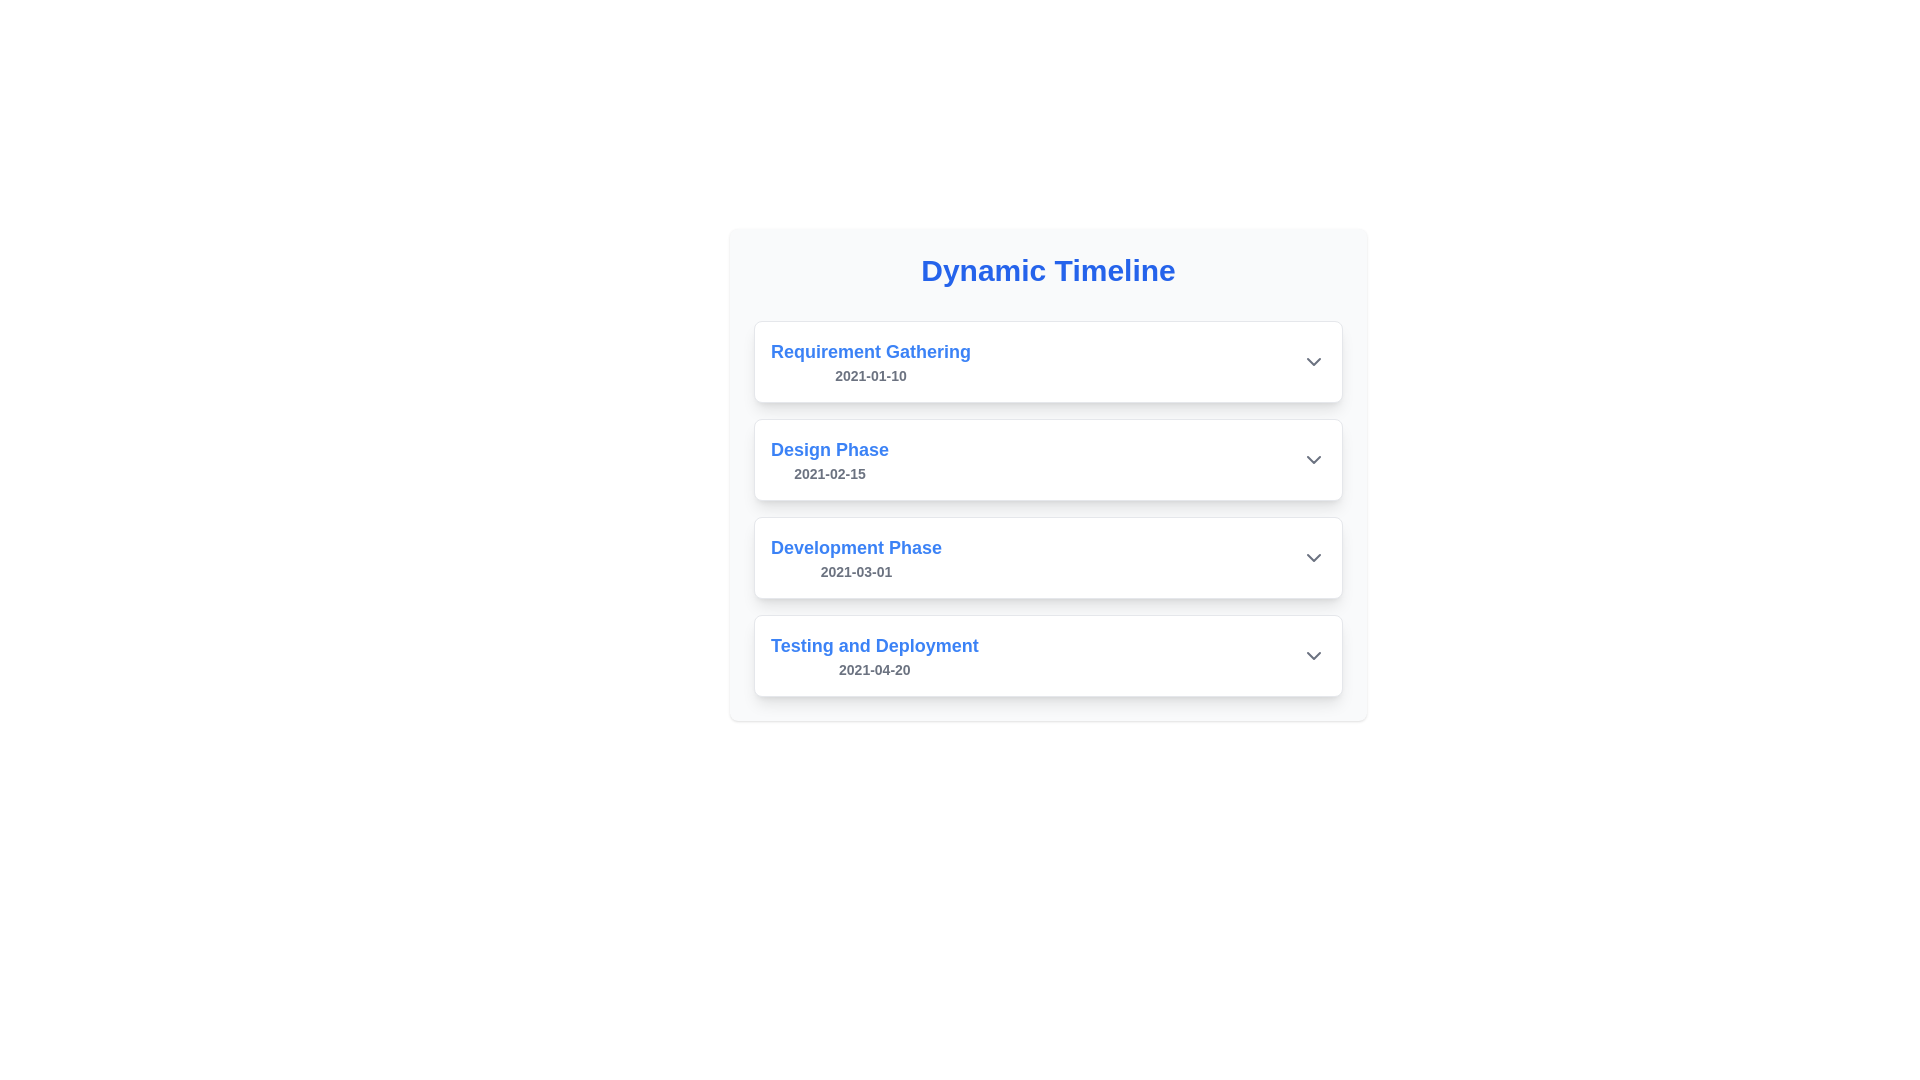 This screenshot has height=1080, width=1920. What do you see at coordinates (871, 350) in the screenshot?
I see `the text label displaying 'Requirement Gathering' which is a bold, blue title-like label located above the date text '2021-01-10'` at bounding box center [871, 350].